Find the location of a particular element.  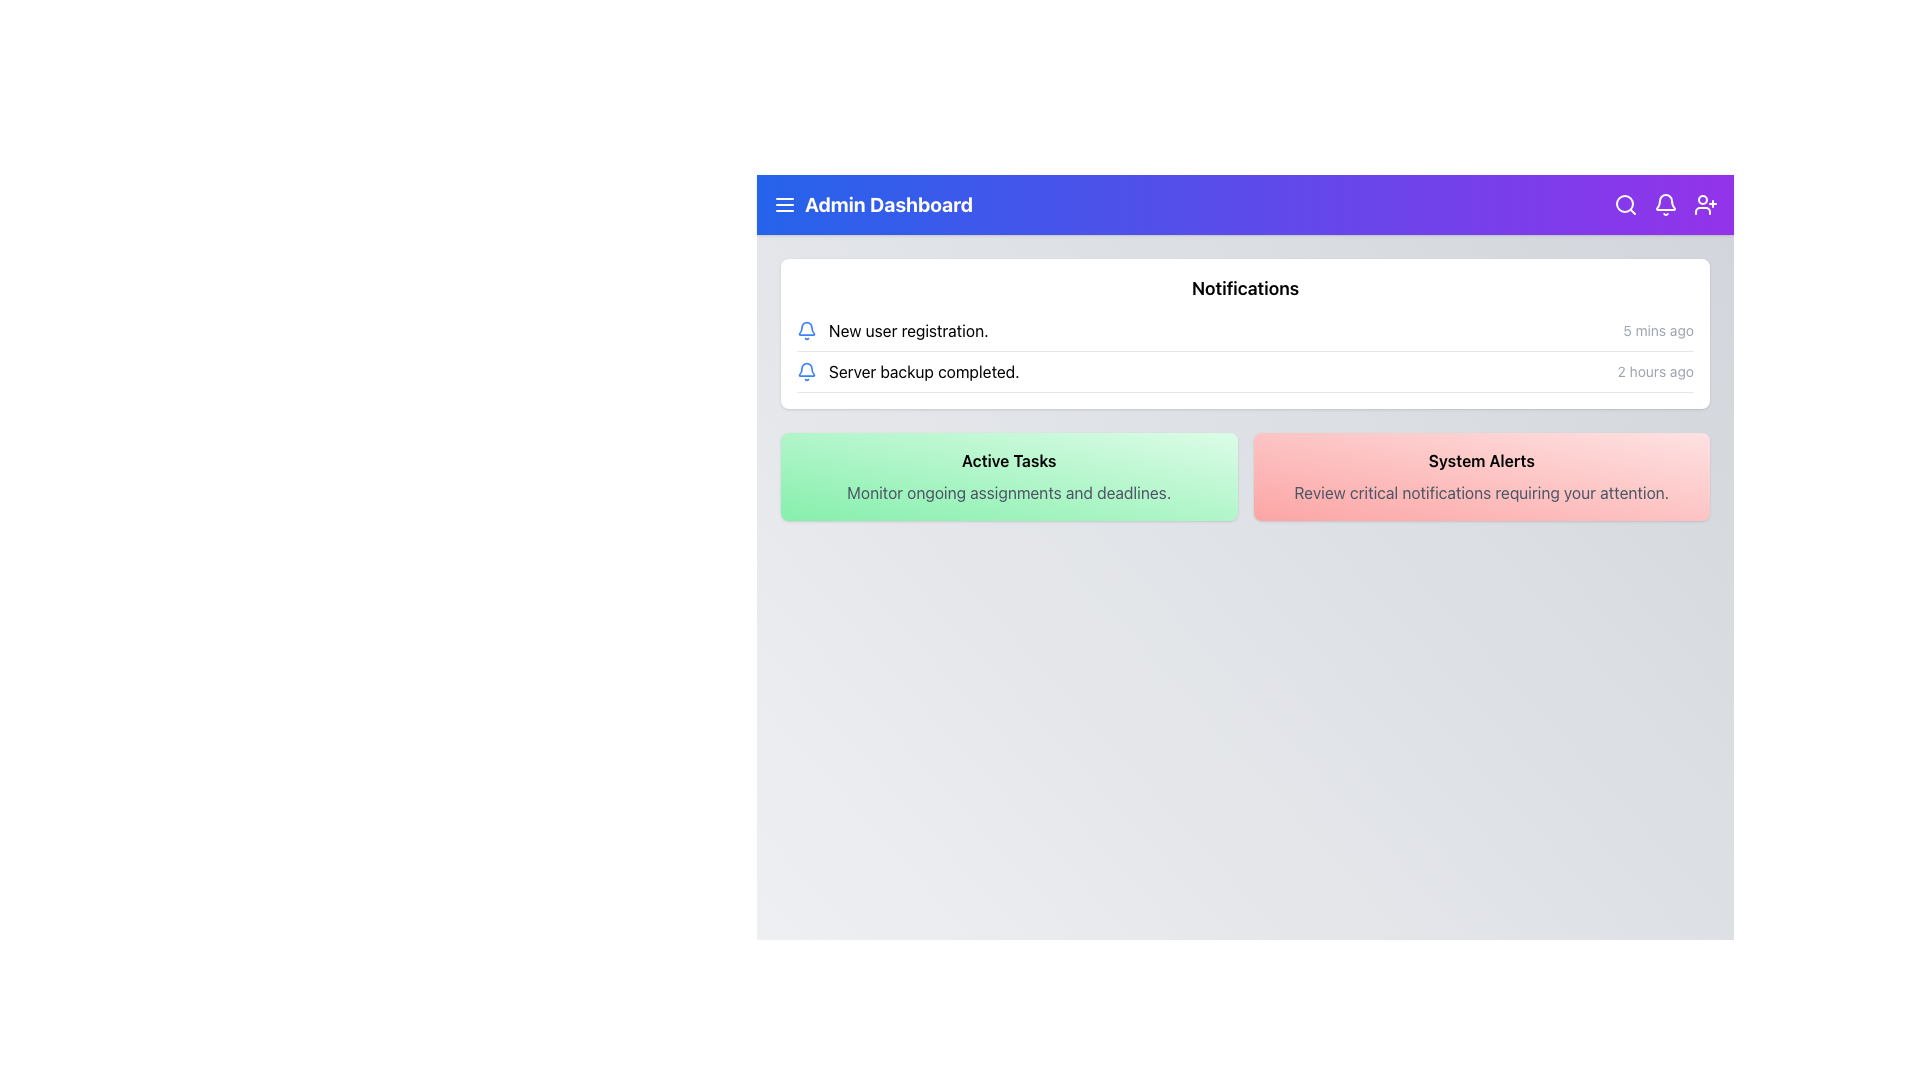

the text label that serves as the section heading for notifications, located at the top-center of the white card is located at coordinates (1244, 289).